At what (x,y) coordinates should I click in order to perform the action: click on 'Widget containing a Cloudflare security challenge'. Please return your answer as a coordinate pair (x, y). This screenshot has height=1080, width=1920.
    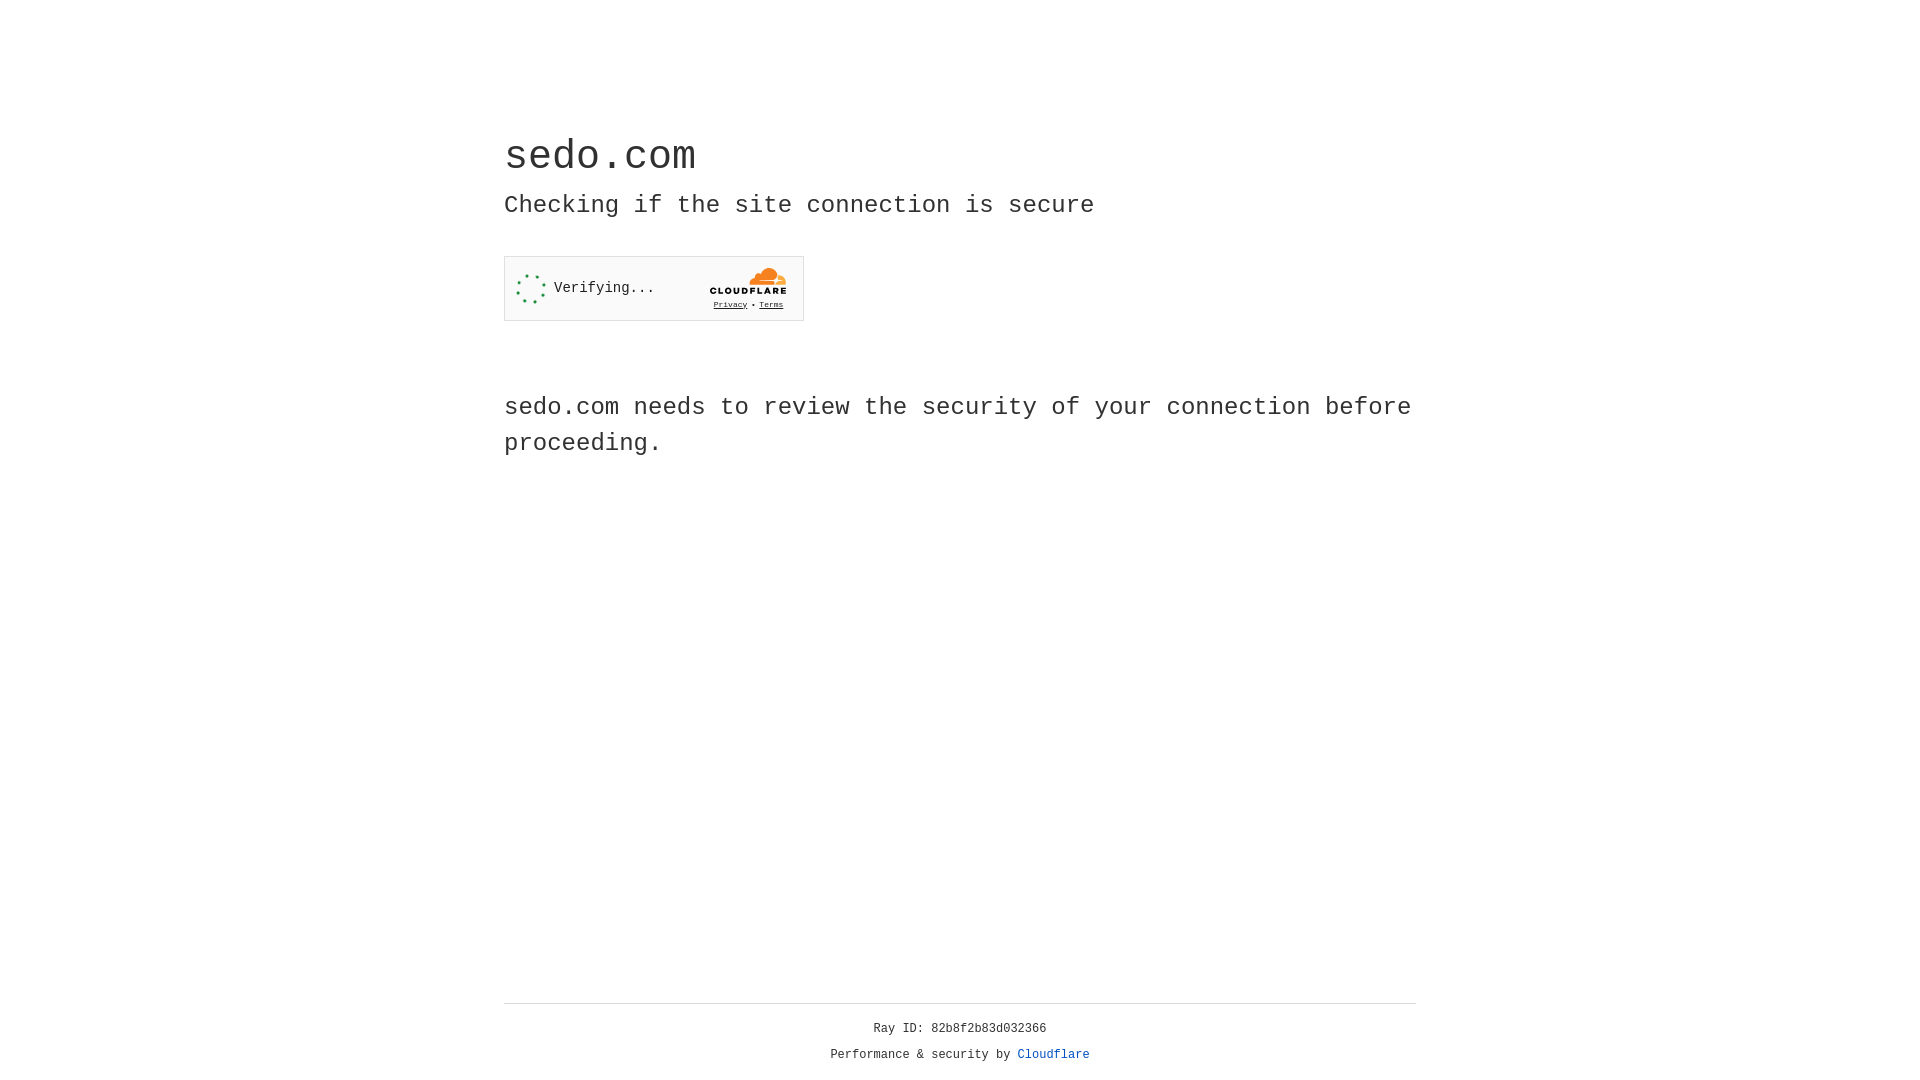
    Looking at the image, I should click on (653, 288).